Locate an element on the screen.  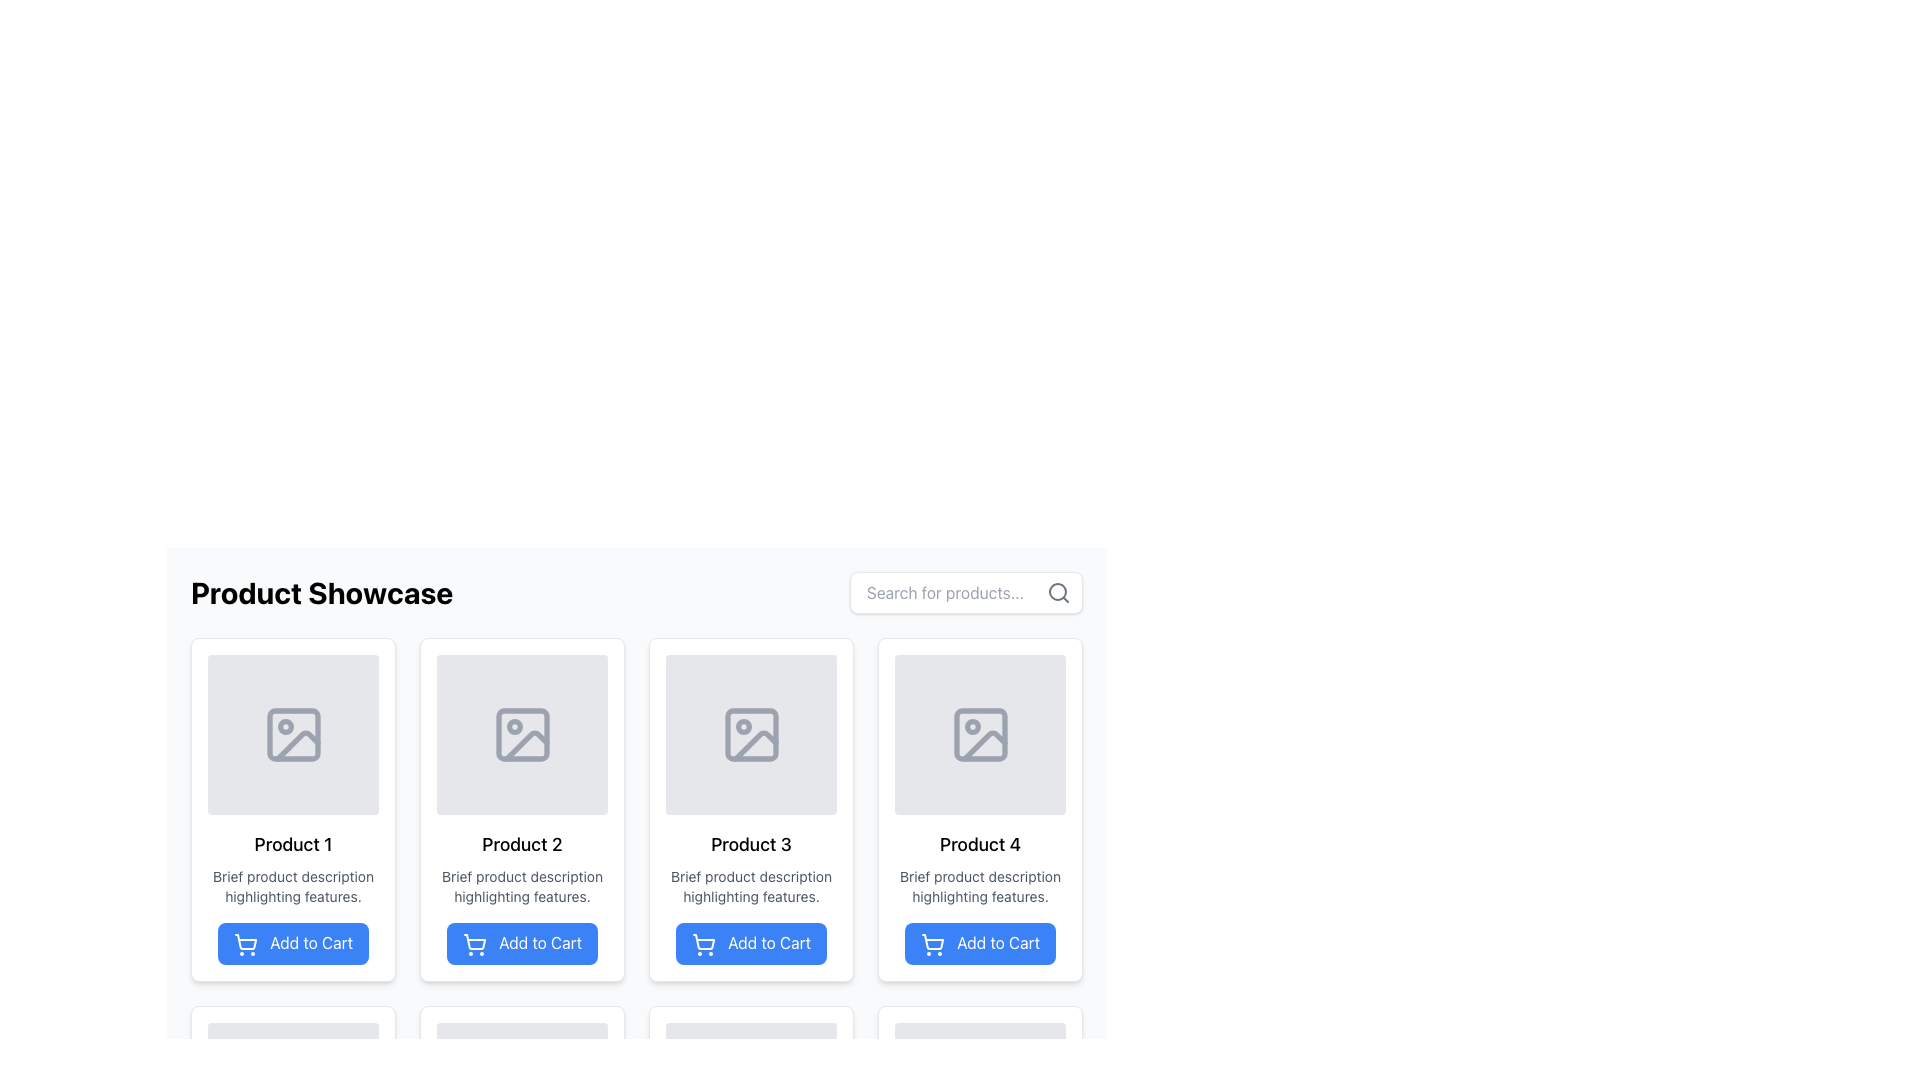
text content located in the card layout under the header 'Product 3' and above the 'Add to Cart' button in the third column of the product grid is located at coordinates (750, 886).